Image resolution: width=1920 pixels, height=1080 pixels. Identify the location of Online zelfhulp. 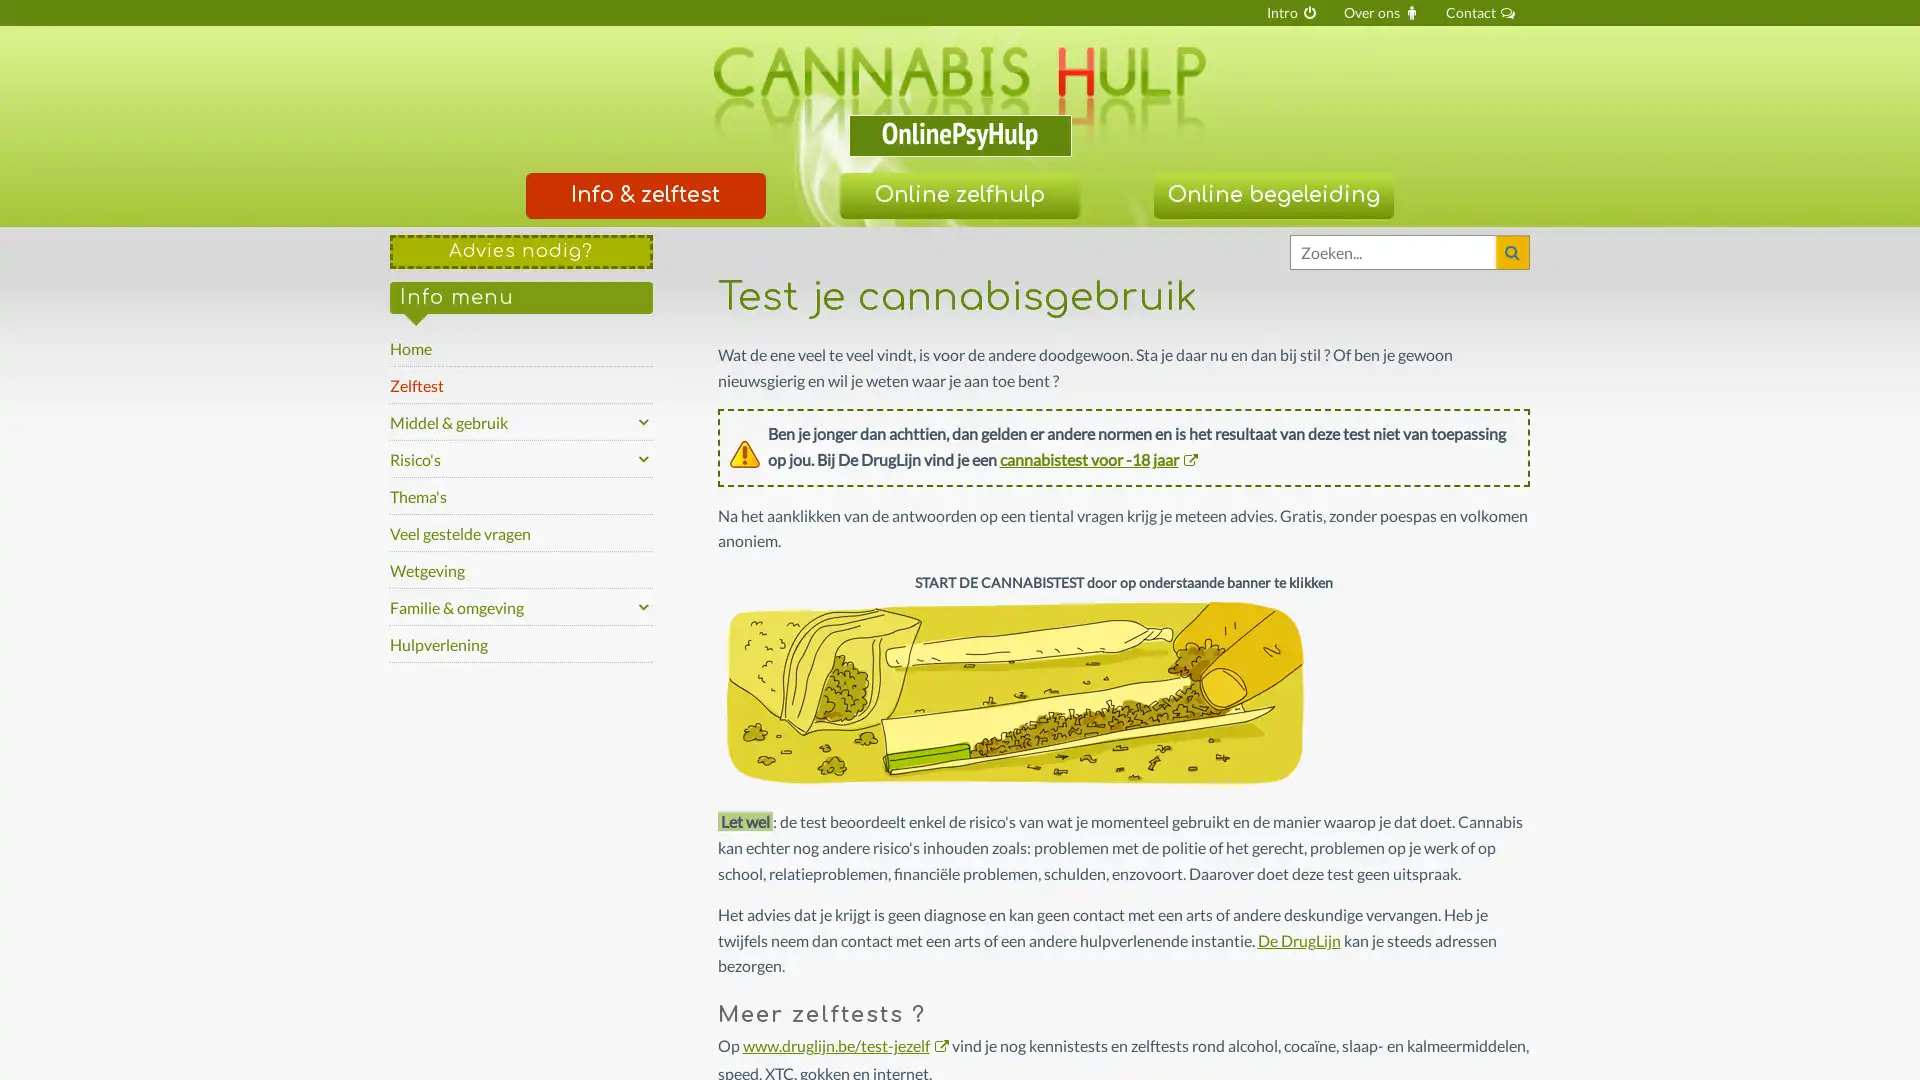
(958, 195).